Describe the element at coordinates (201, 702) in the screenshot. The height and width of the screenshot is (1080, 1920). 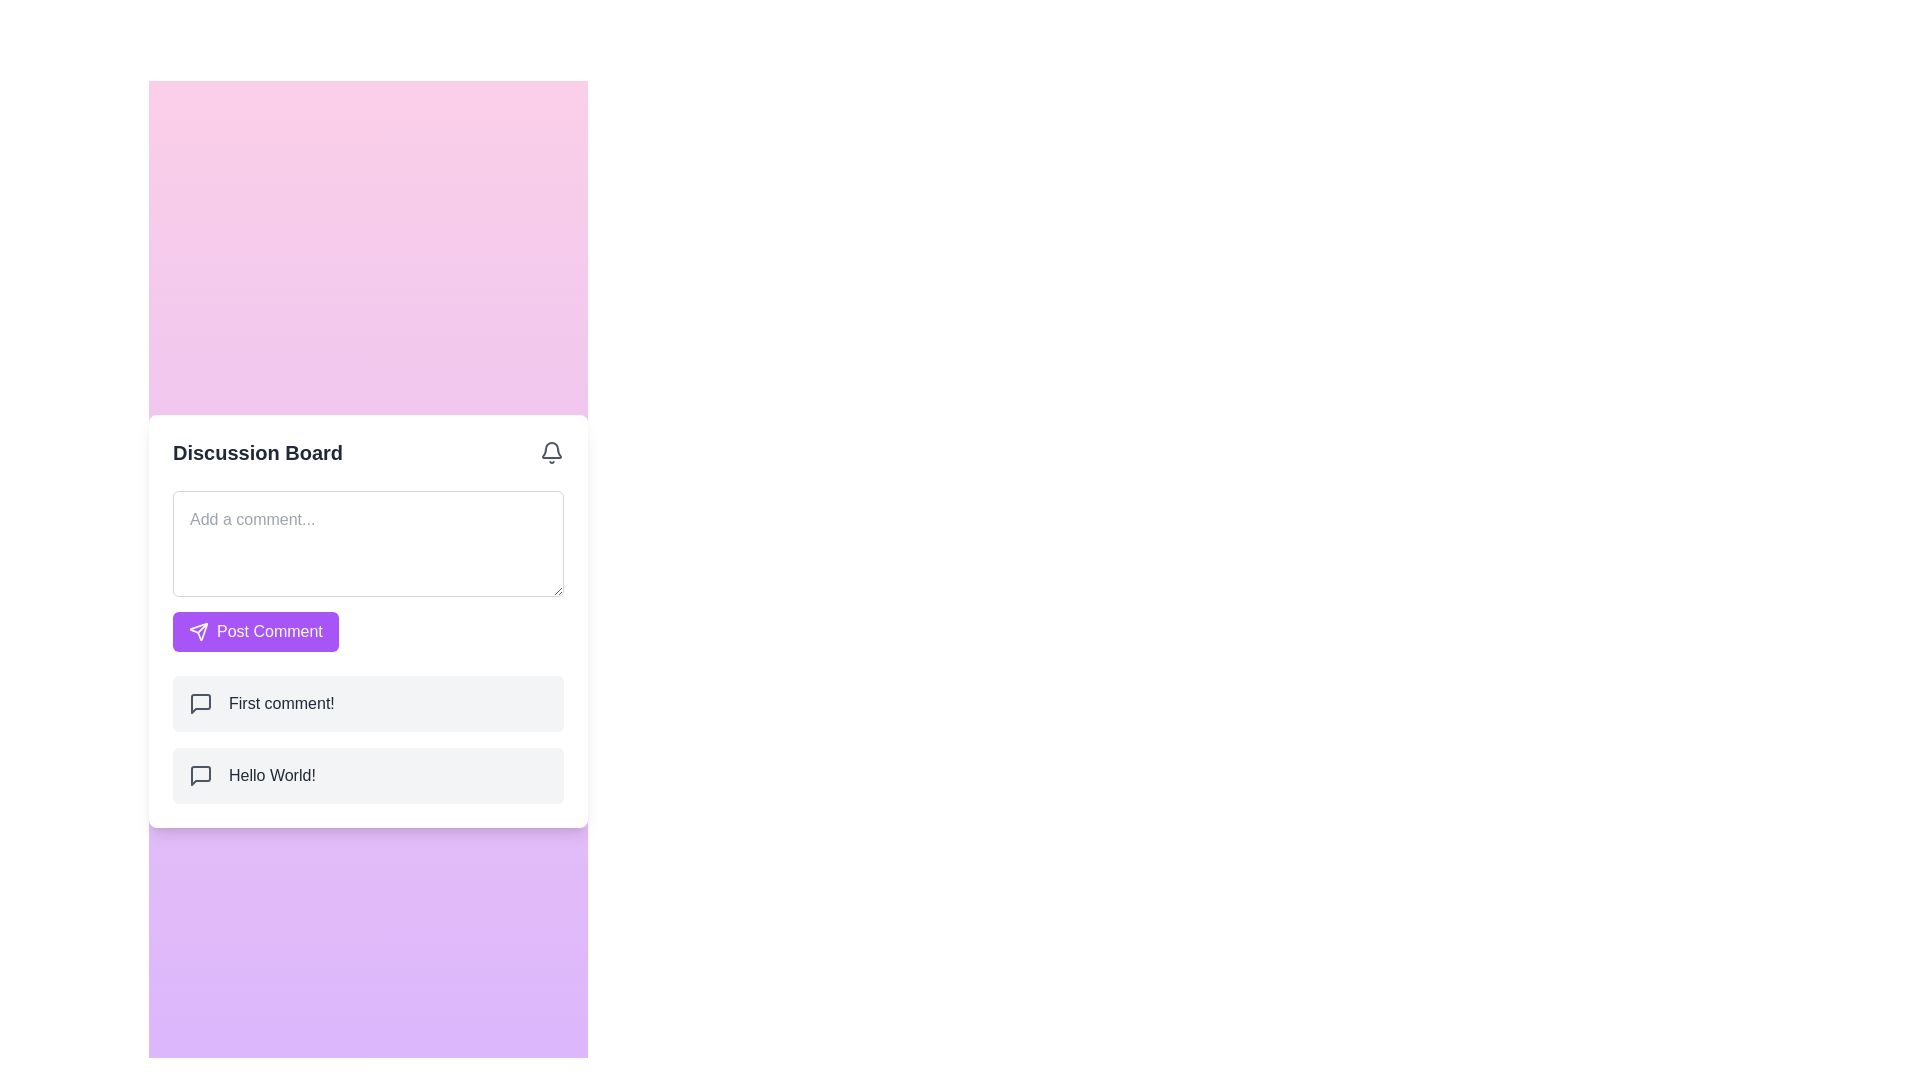
I see `the message/comment icon located to the left of the 'First comment!' text in the second comment box of the Discussion Board interface` at that location.